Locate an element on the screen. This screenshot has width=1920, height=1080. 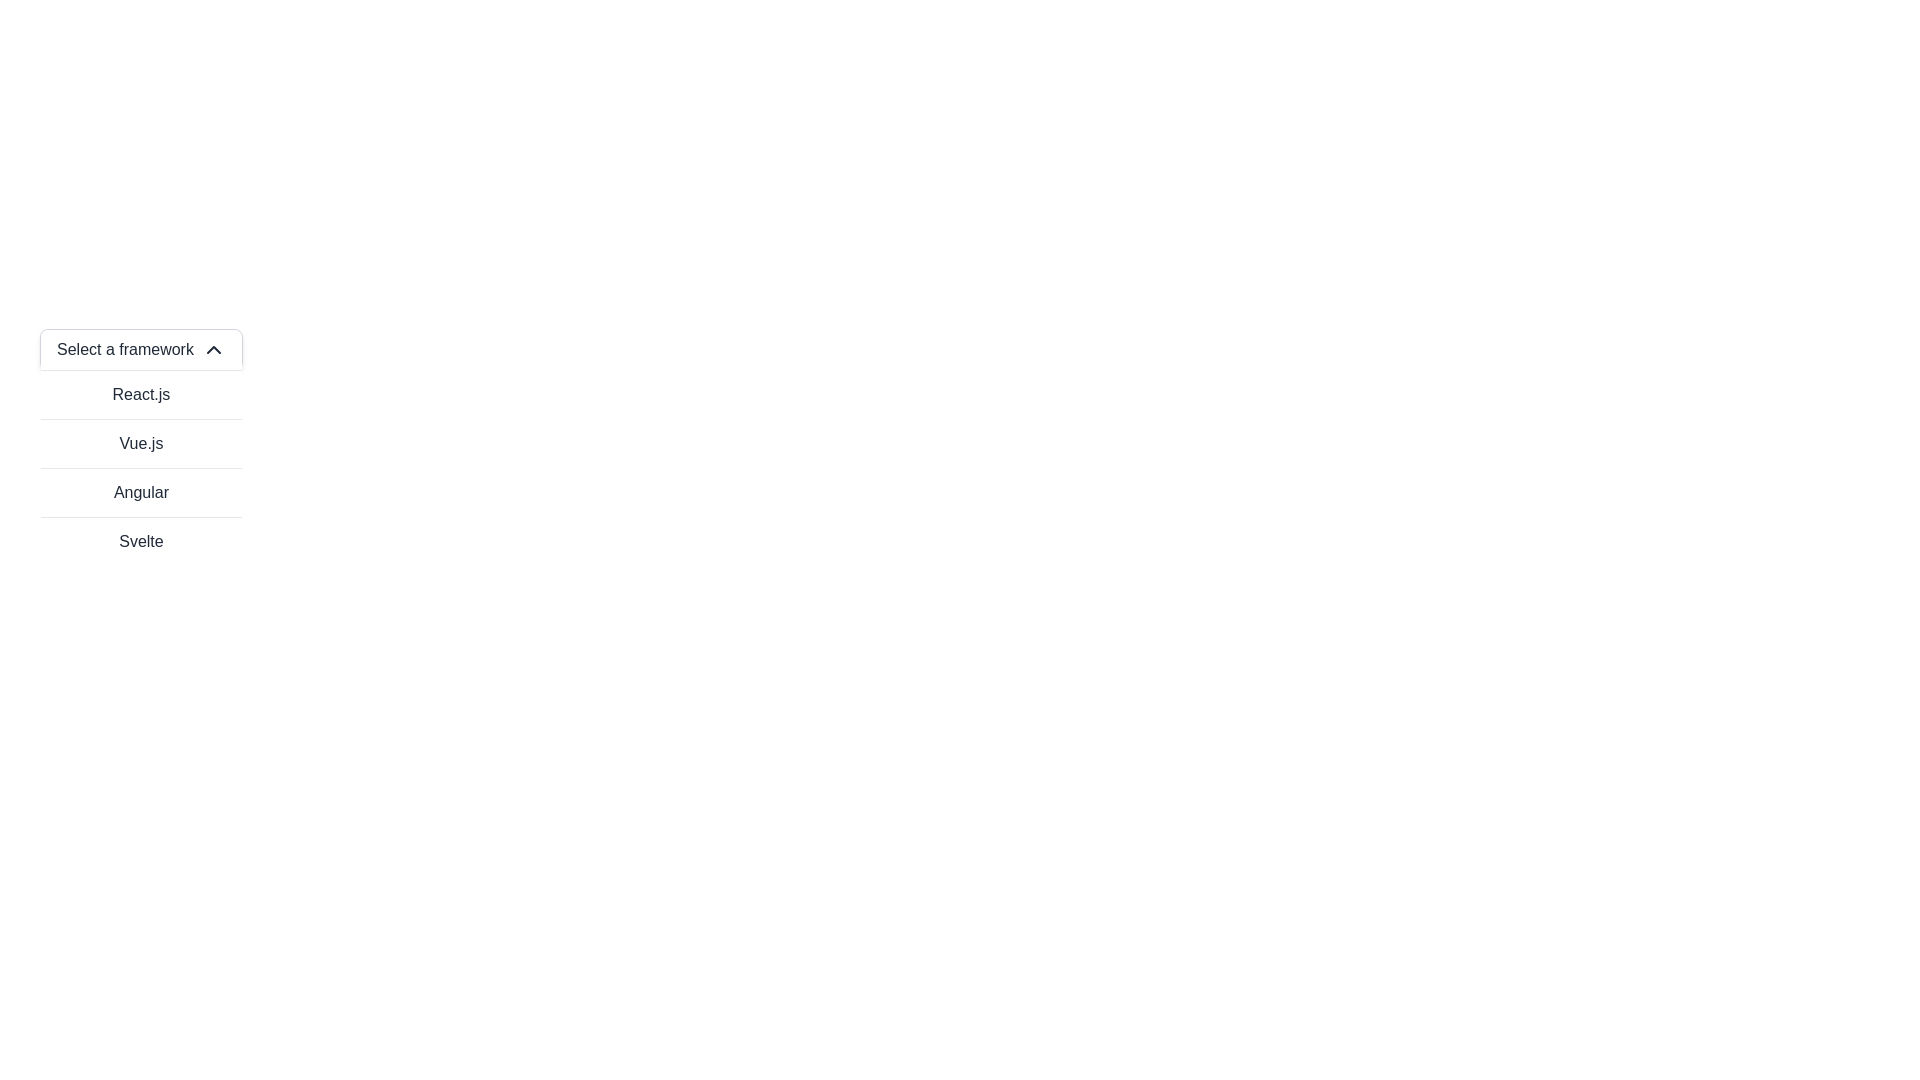
the third item in the list representing the 'Angular' framework is located at coordinates (140, 492).